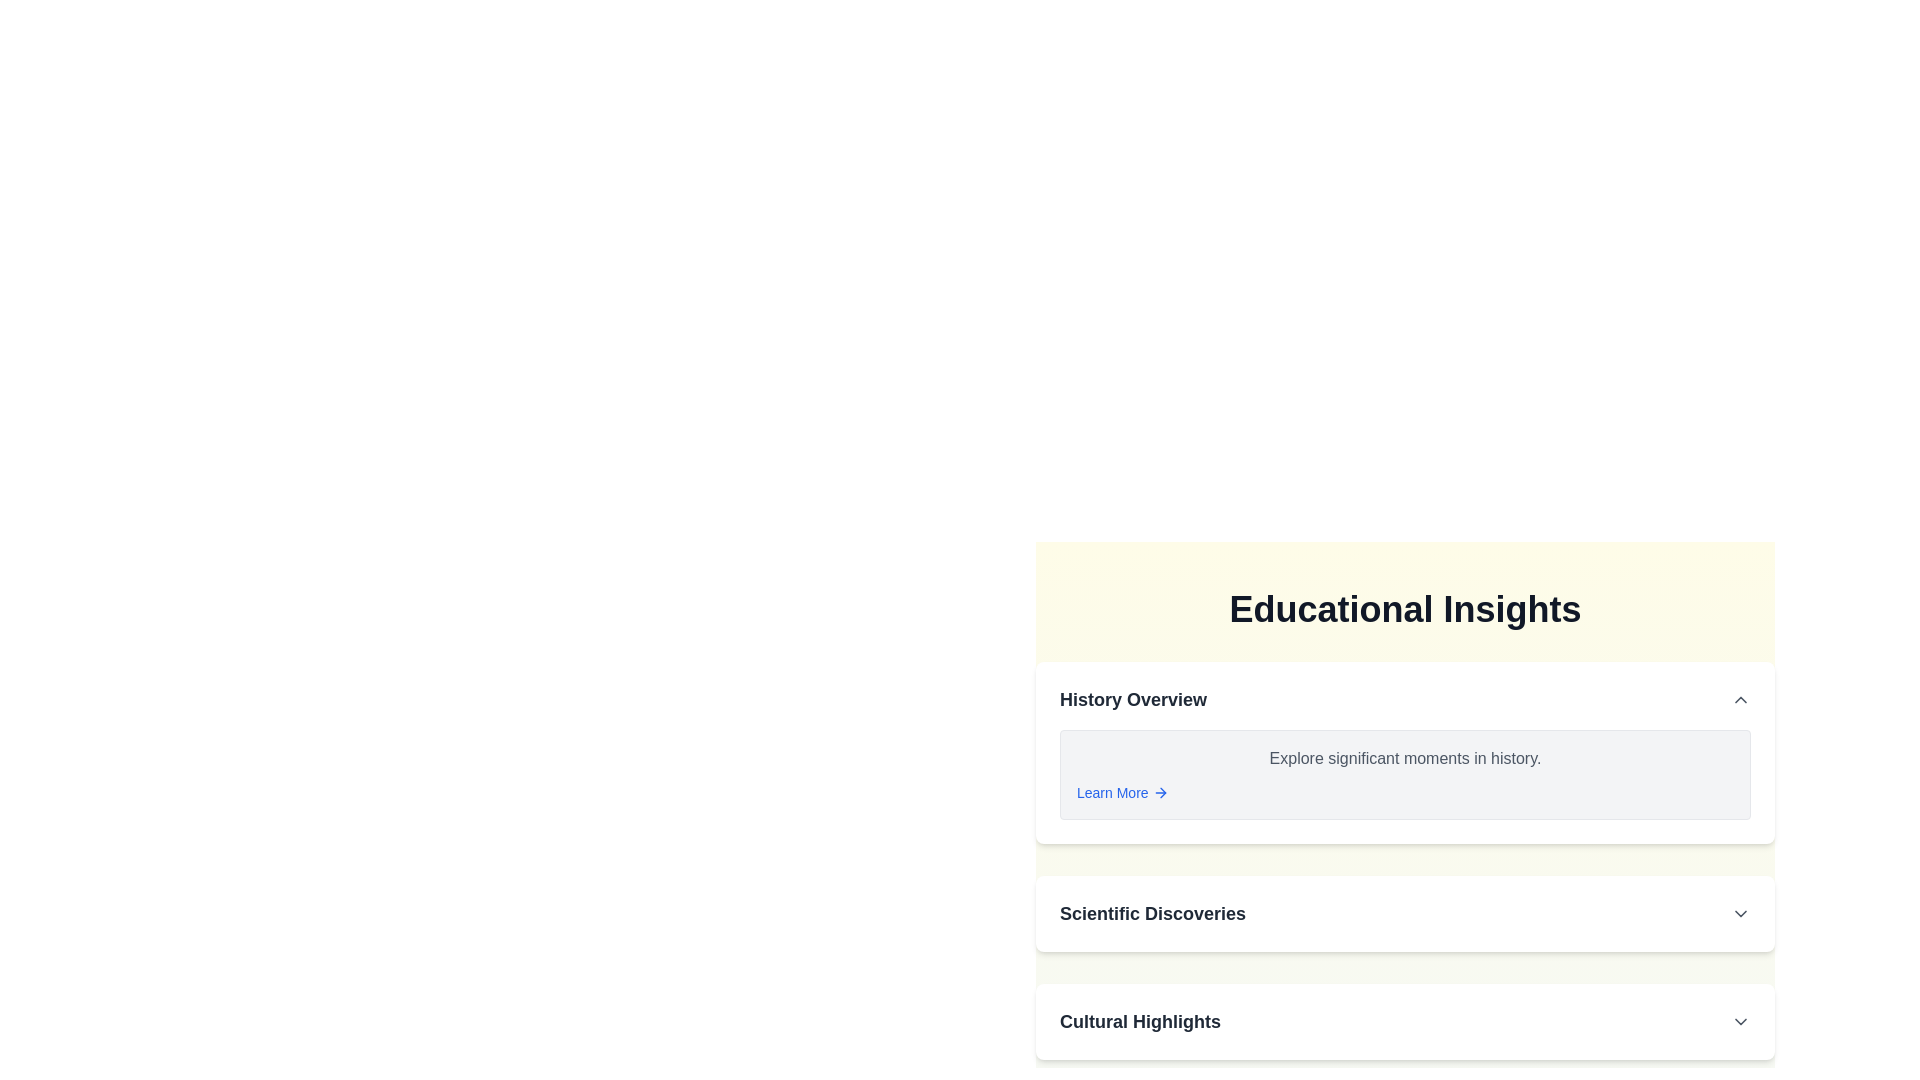 The height and width of the screenshot is (1080, 1920). I want to click on the icon-based toggle button located at the far-right side of the row containing 'Cultural Highlights', so click(1740, 1022).